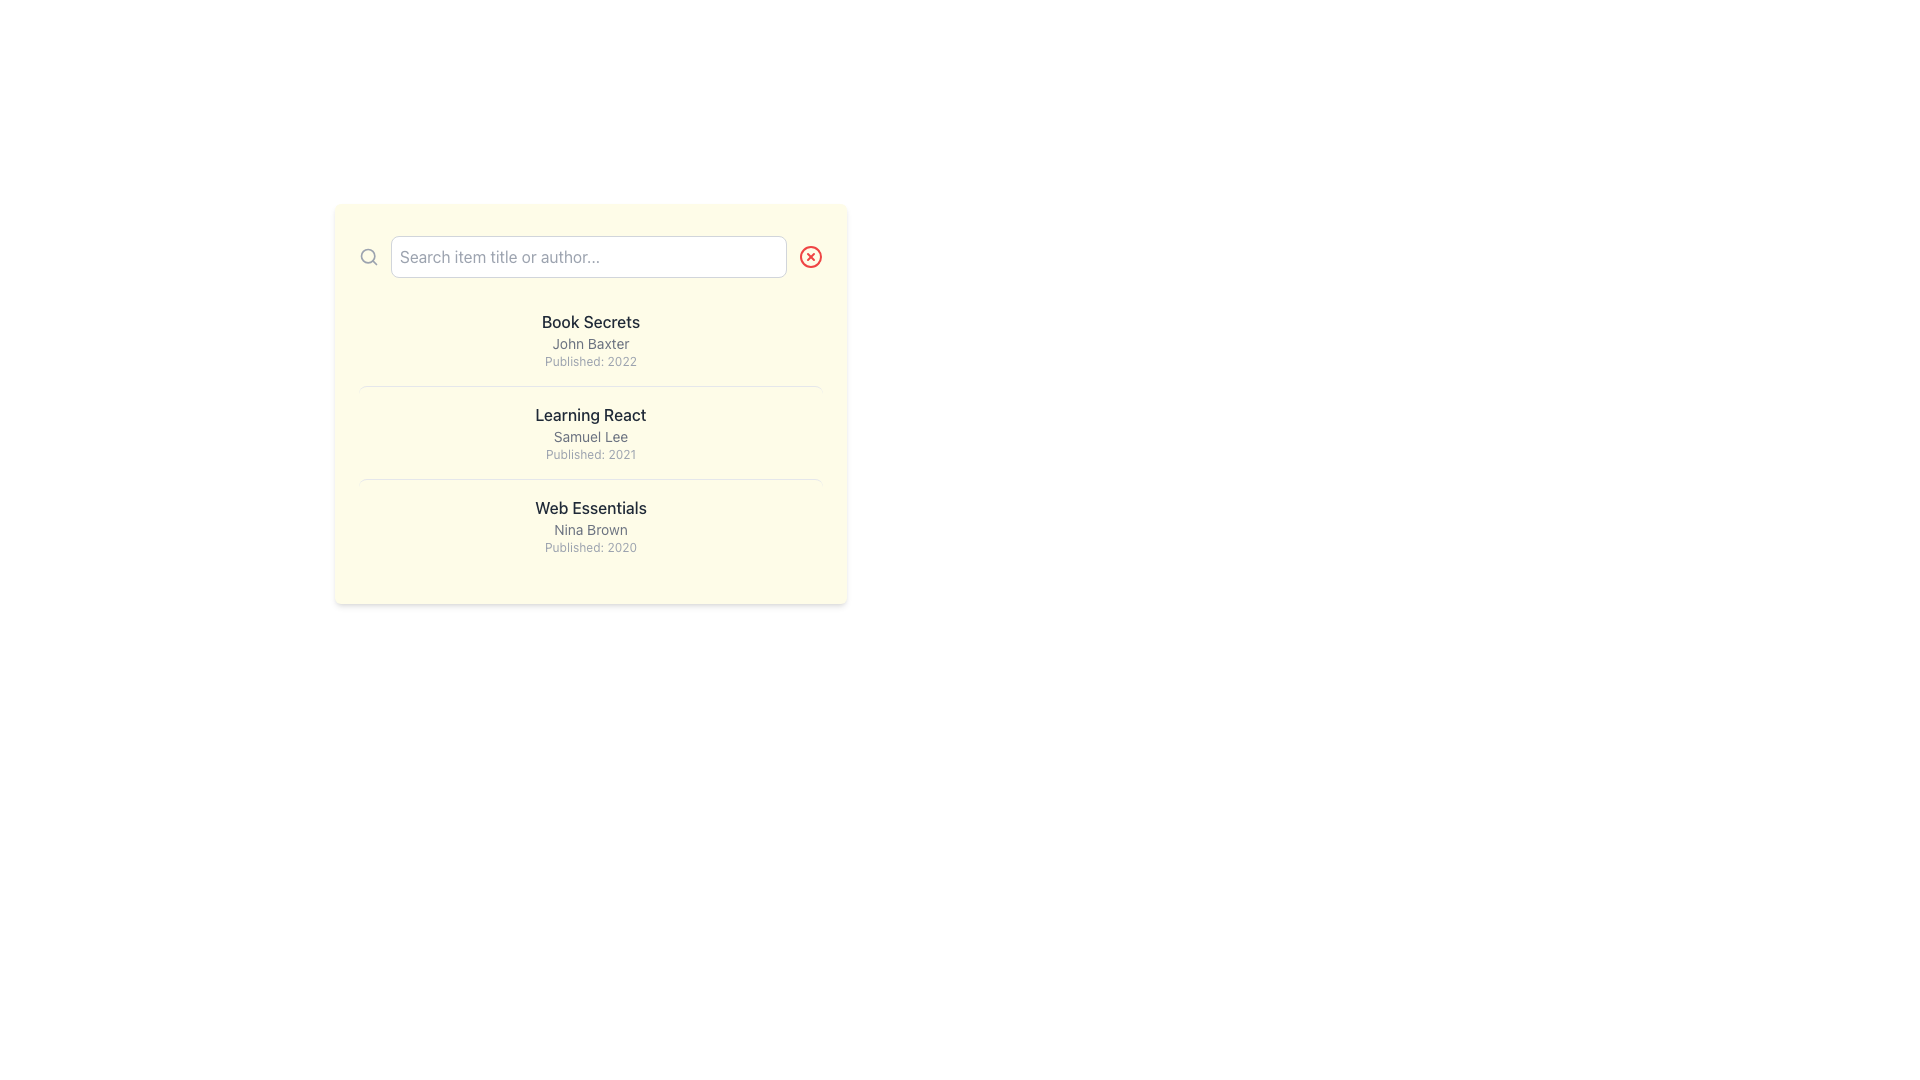  What do you see at coordinates (589, 435) in the screenshot?
I see `text label that says 'Samuel Lee', which is centered within the card for the book 'Learning React' and appears below the title and above the publication date` at bounding box center [589, 435].